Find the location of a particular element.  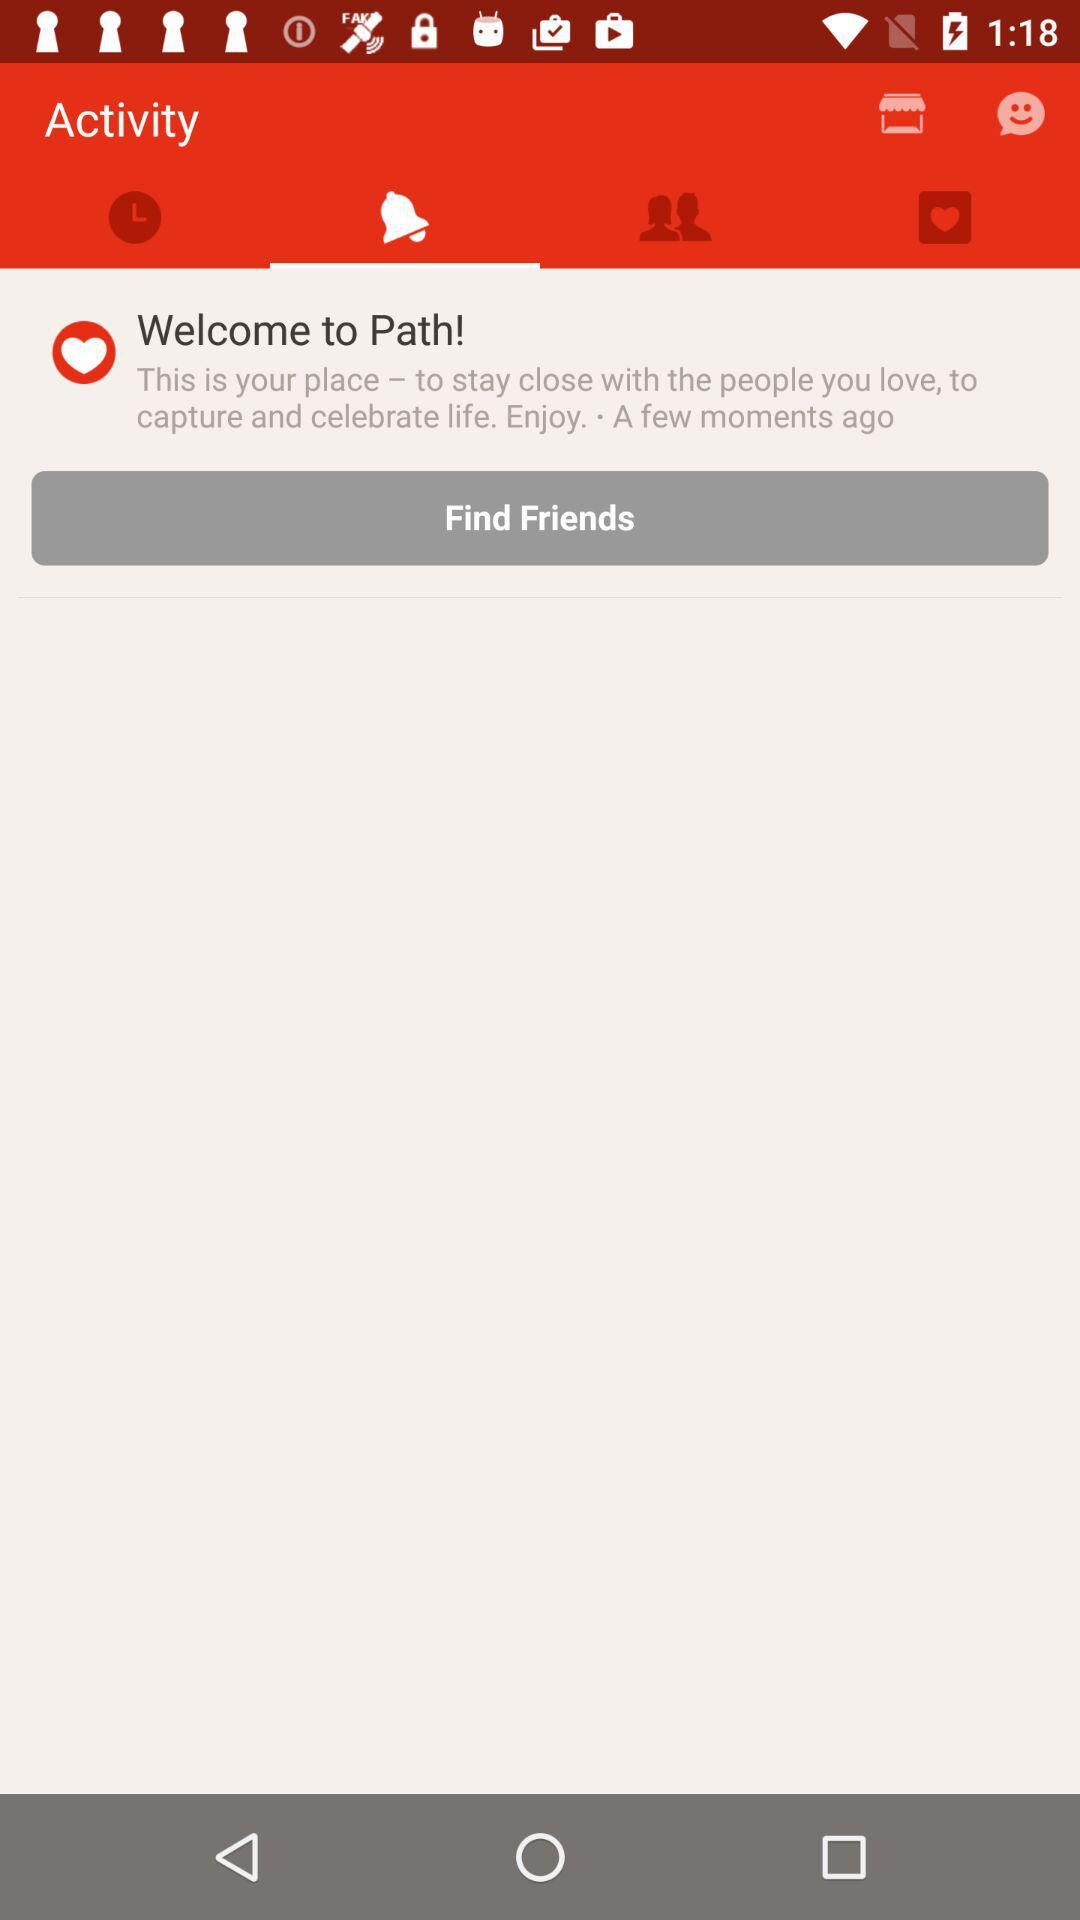

the find friends icon is located at coordinates (540, 518).